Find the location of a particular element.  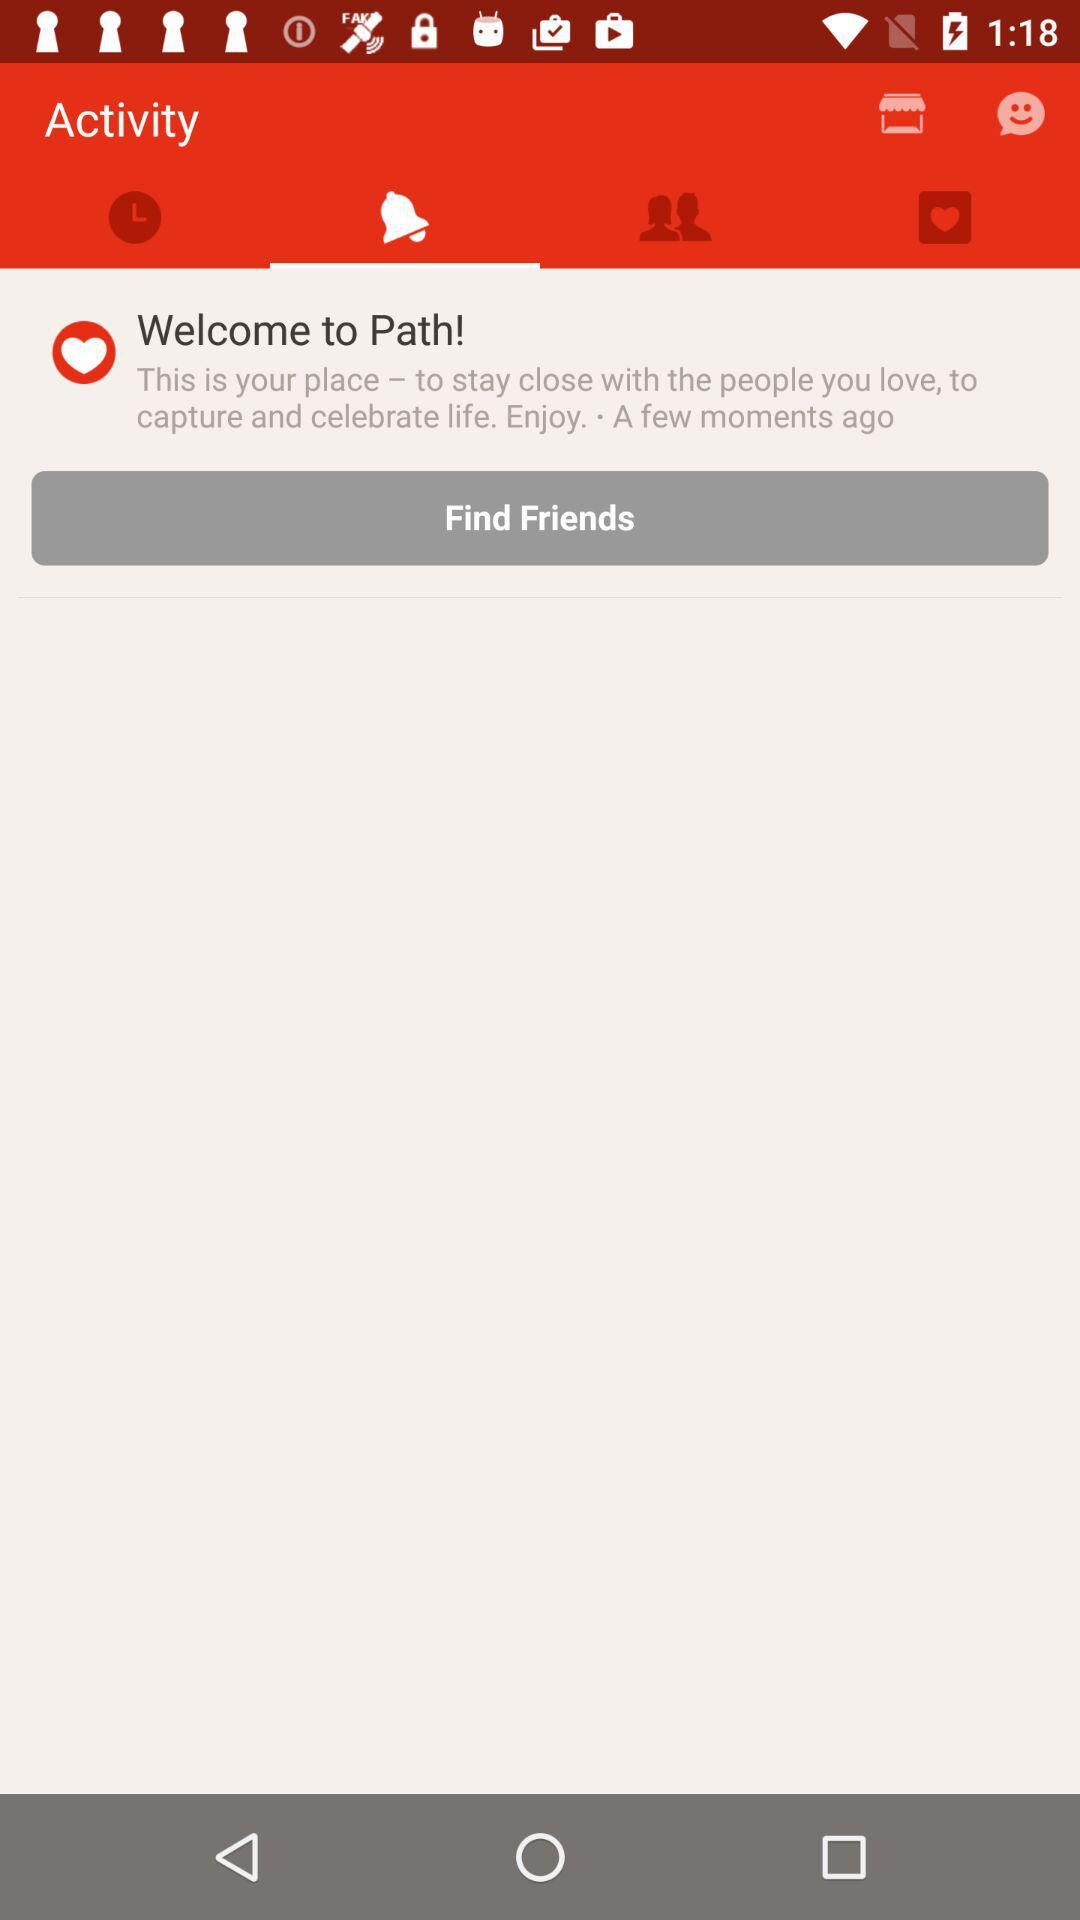

the find friends icon is located at coordinates (540, 518).